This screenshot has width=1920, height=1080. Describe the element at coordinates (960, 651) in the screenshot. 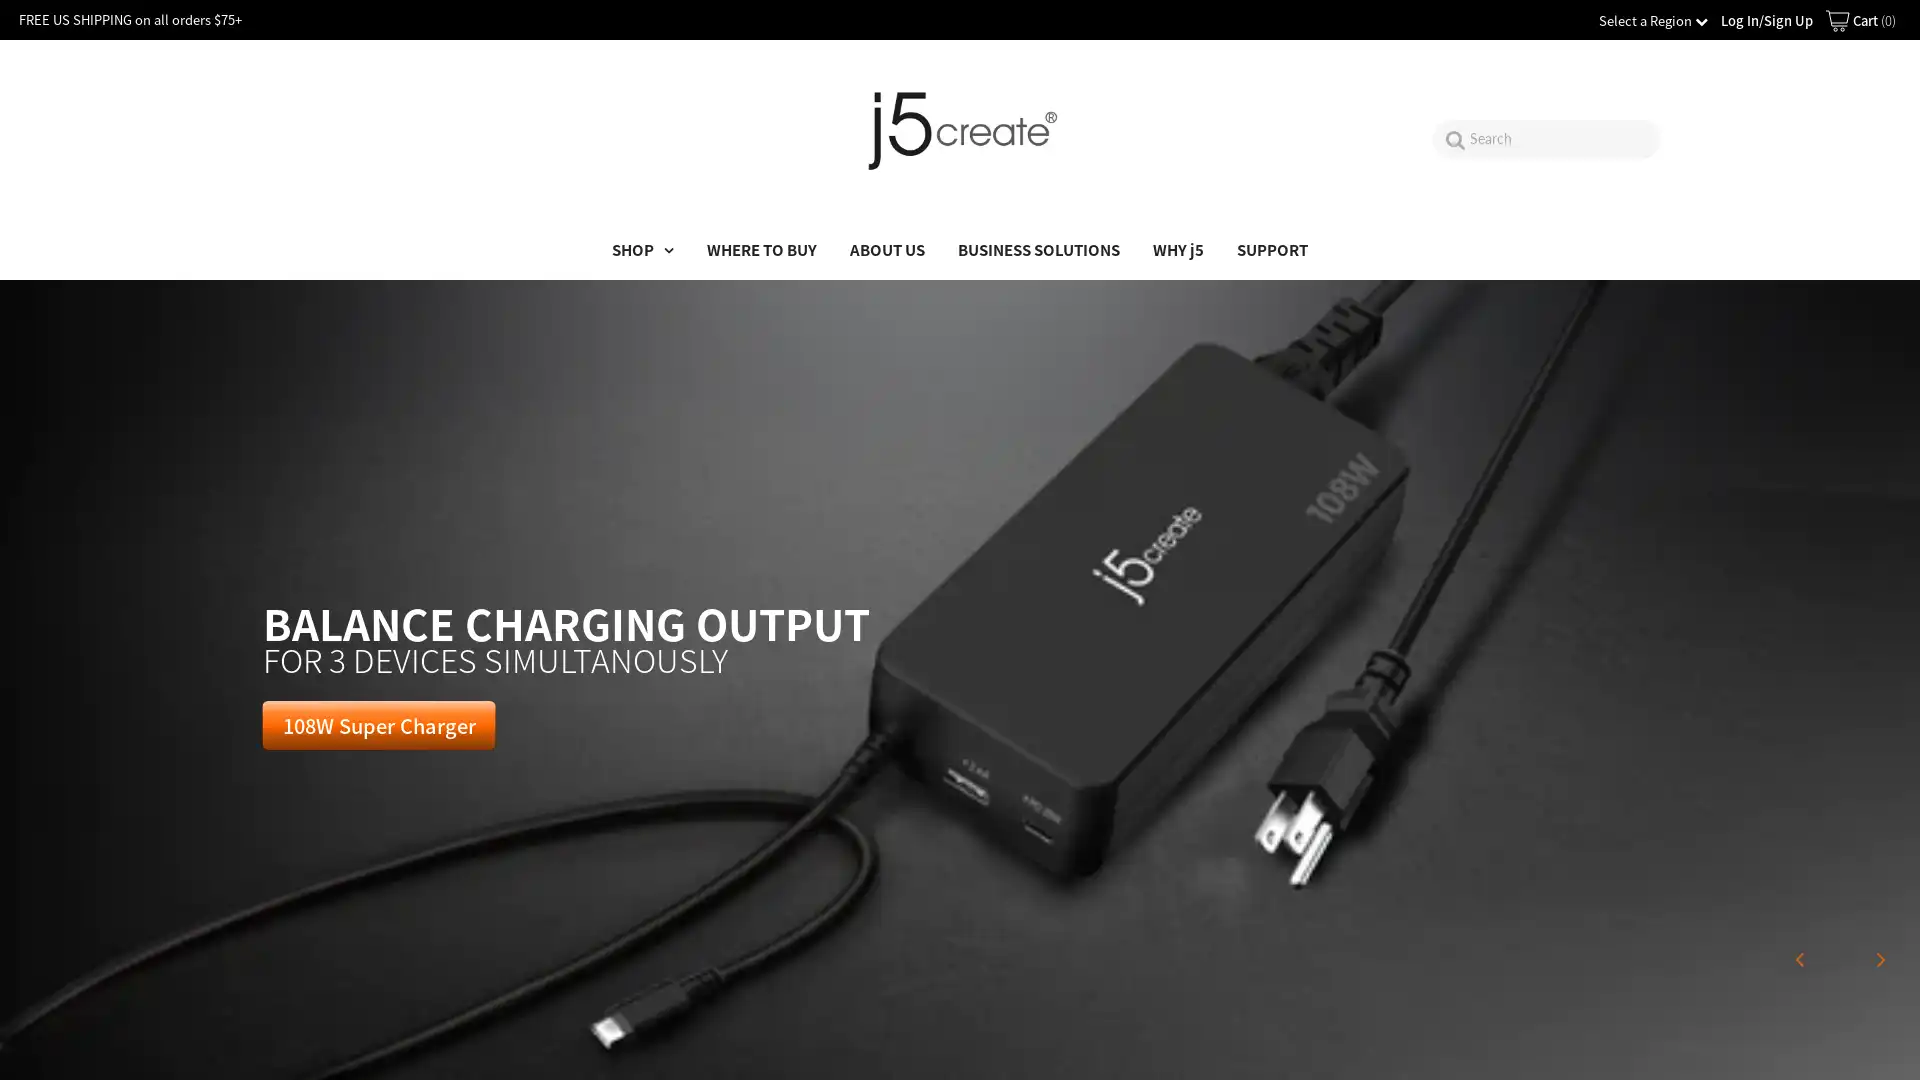

I see `NO, THANK YOU` at that location.